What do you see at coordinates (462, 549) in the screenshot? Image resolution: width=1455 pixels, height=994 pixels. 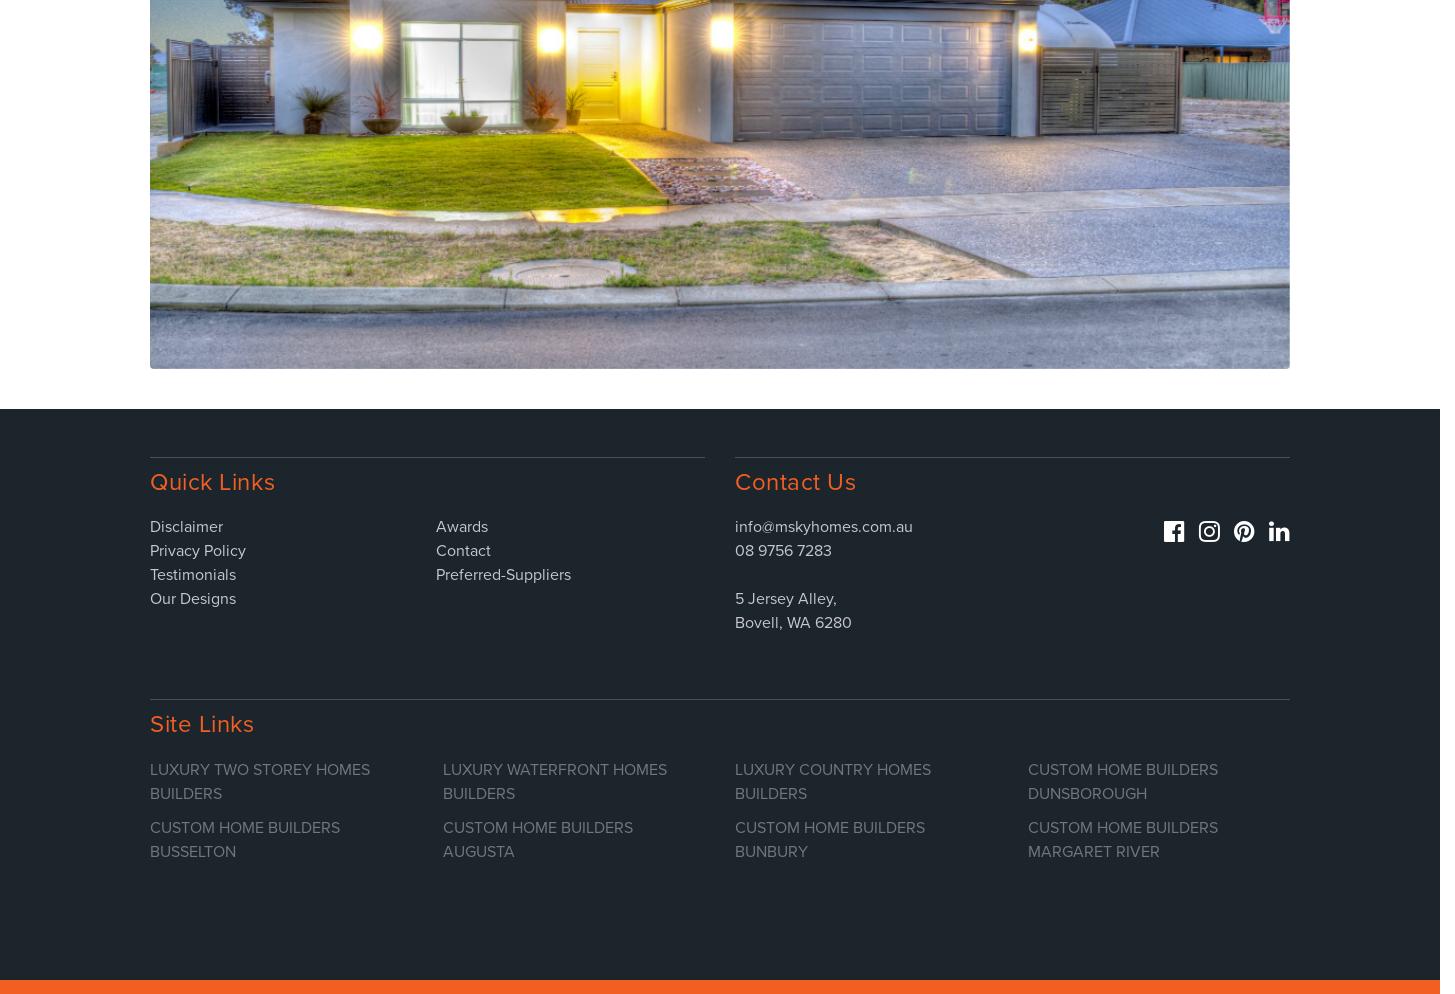 I see `'Contact'` at bounding box center [462, 549].